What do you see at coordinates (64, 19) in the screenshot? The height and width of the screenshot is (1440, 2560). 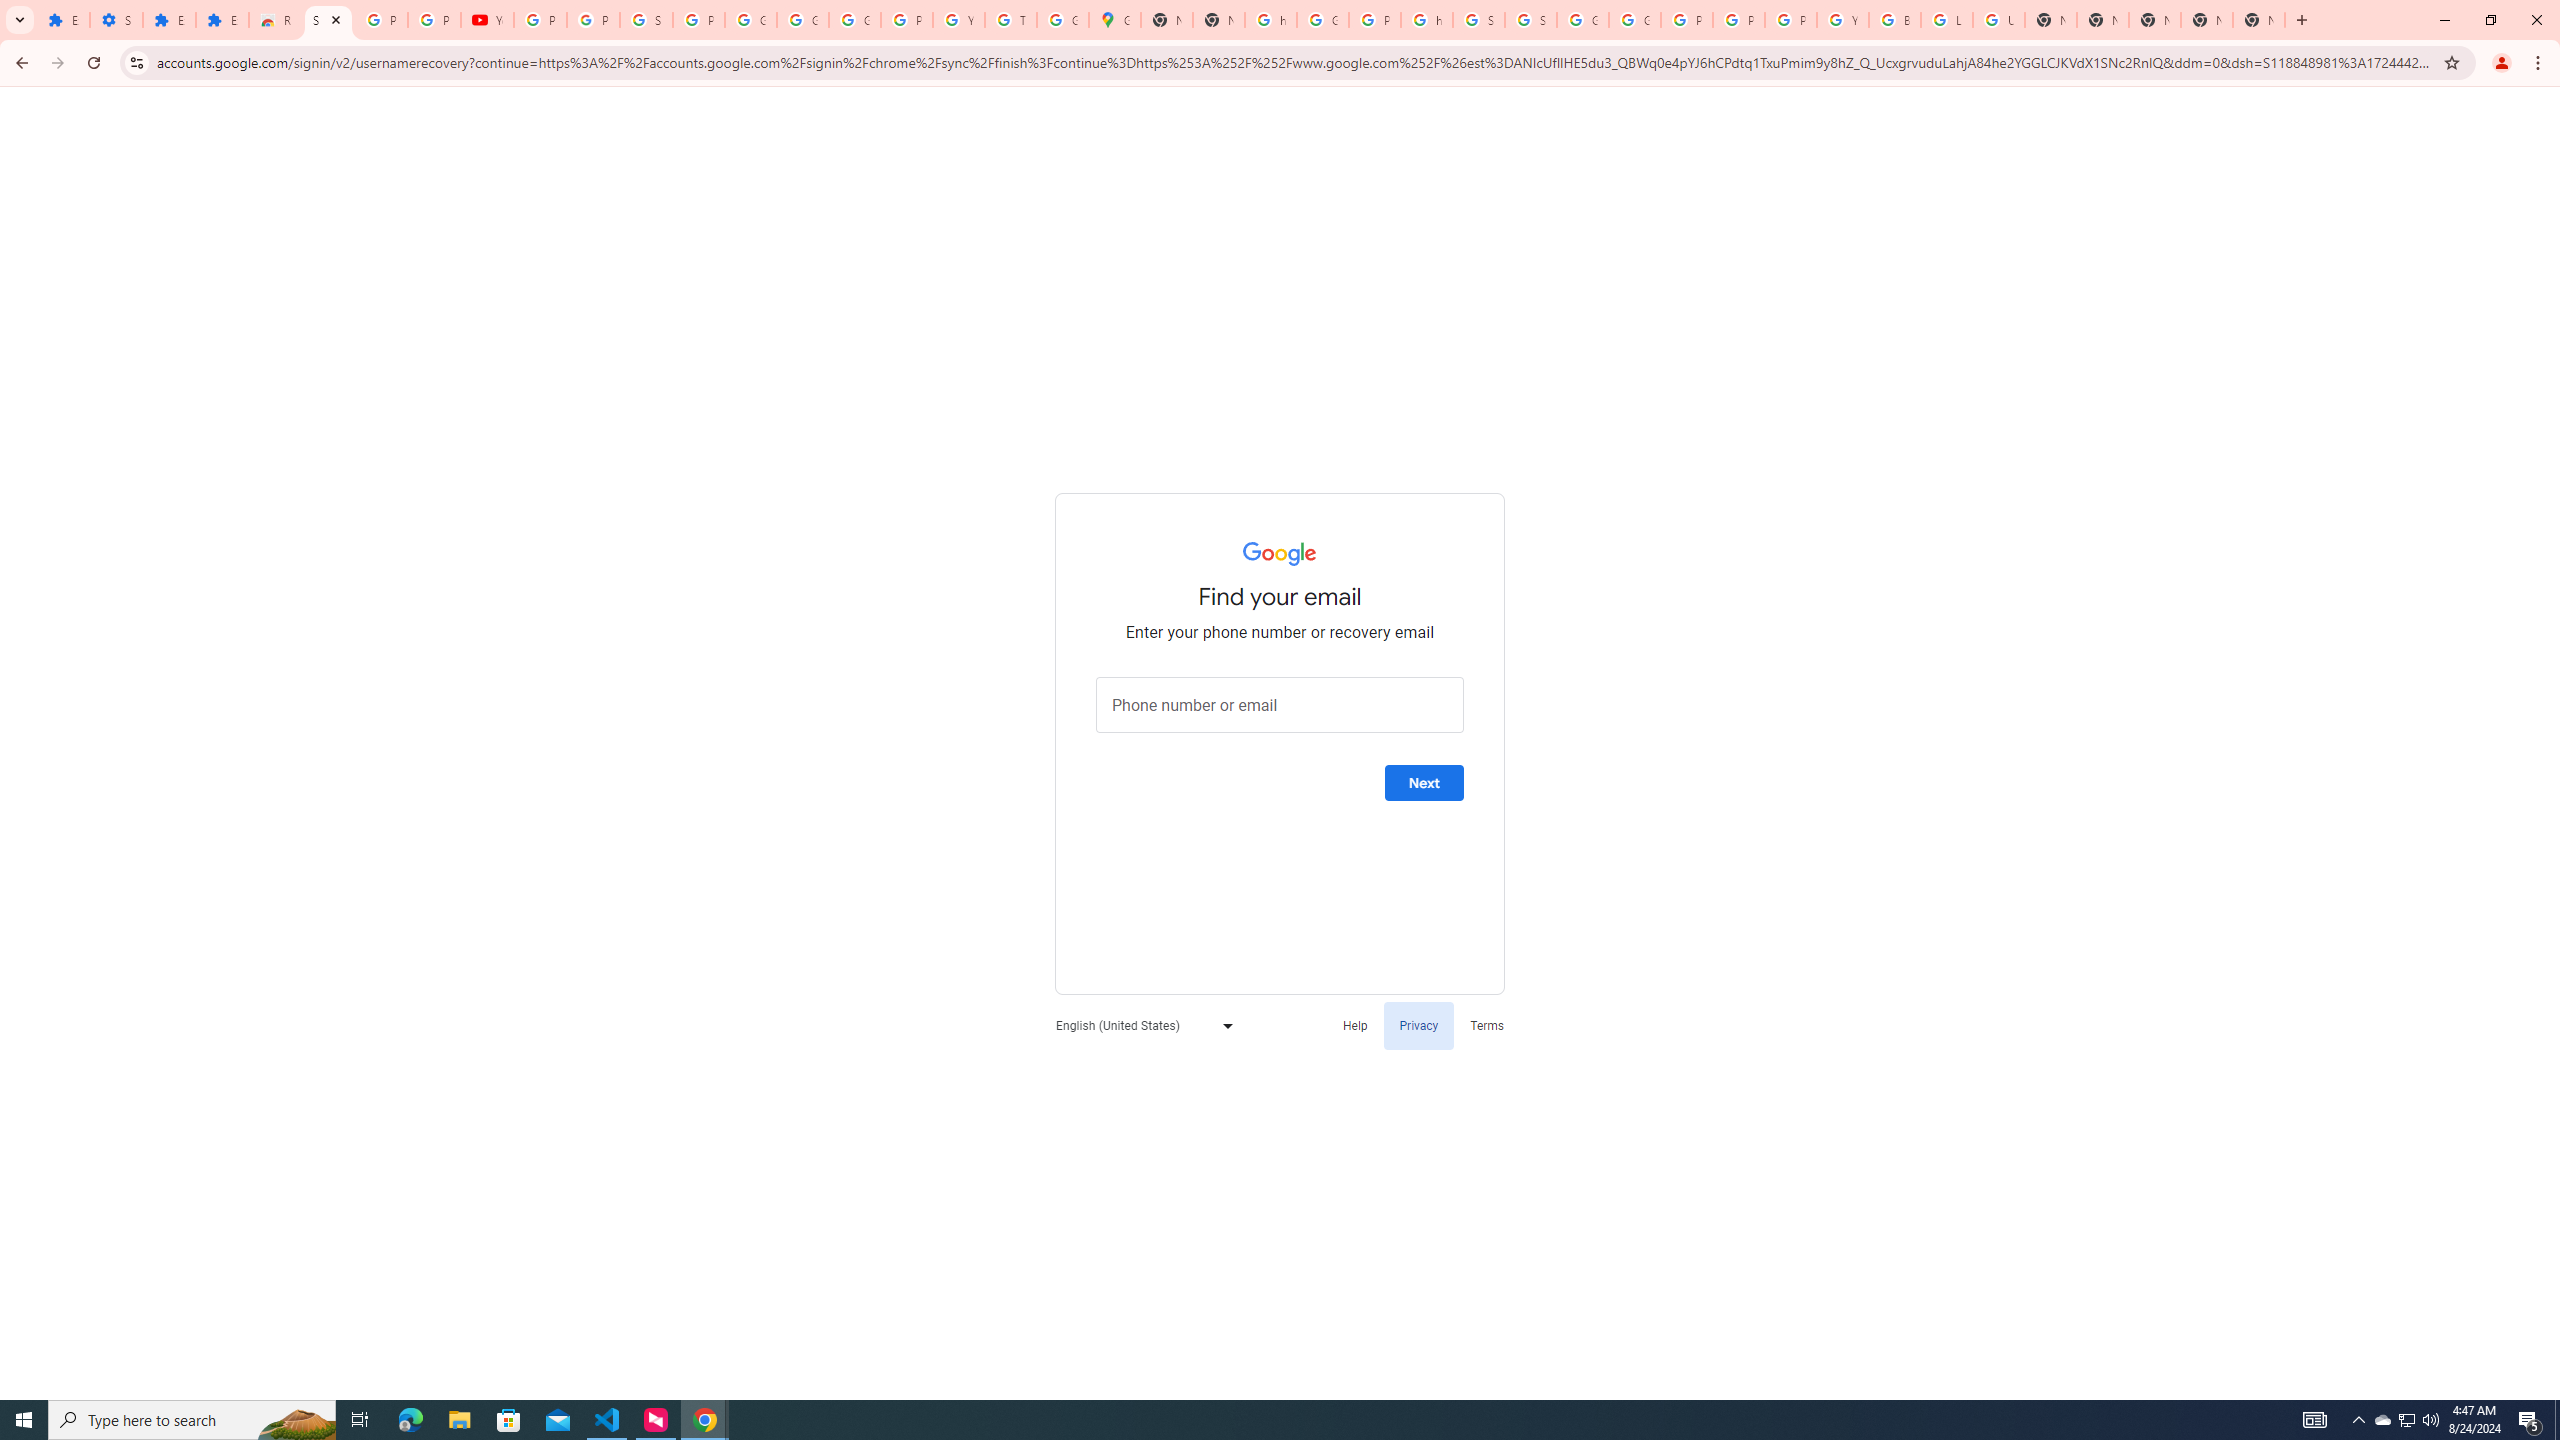 I see `'Extensions'` at bounding box center [64, 19].